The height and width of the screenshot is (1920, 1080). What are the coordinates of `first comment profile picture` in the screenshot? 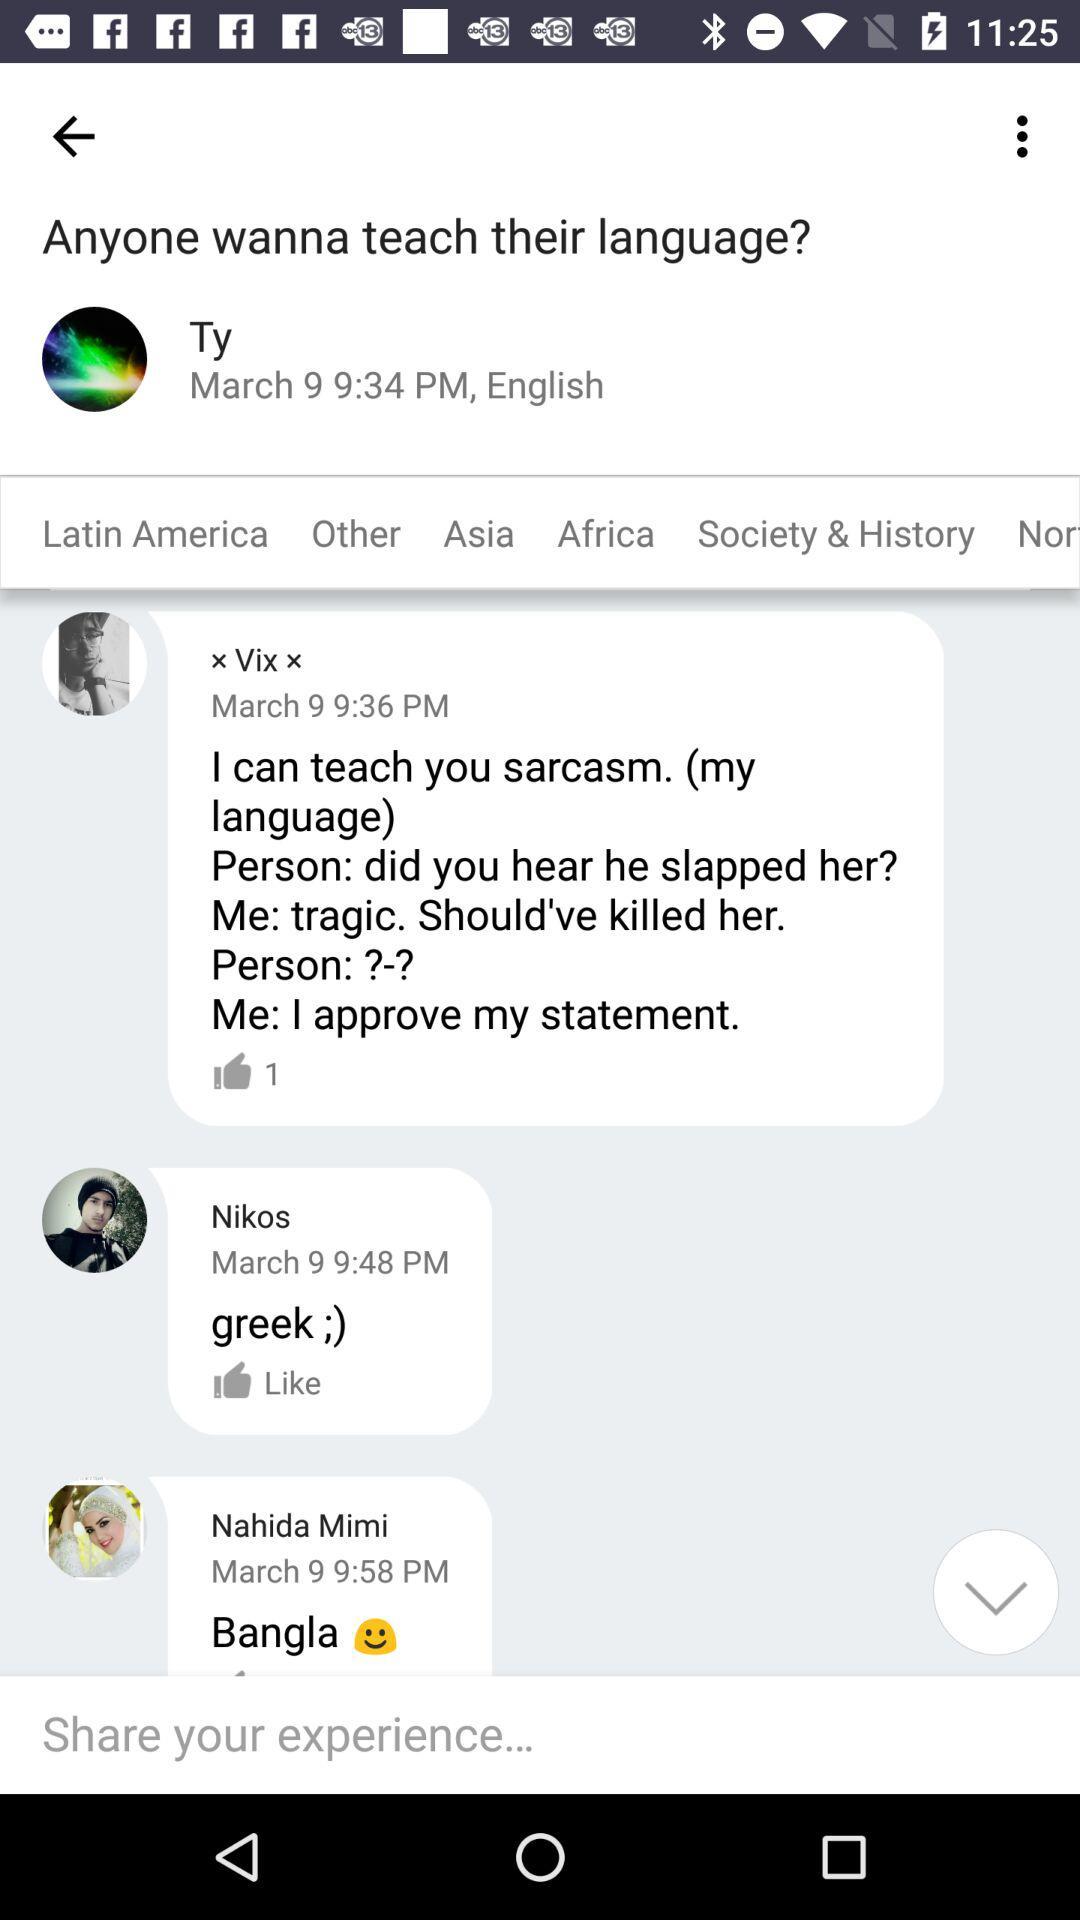 It's located at (94, 663).